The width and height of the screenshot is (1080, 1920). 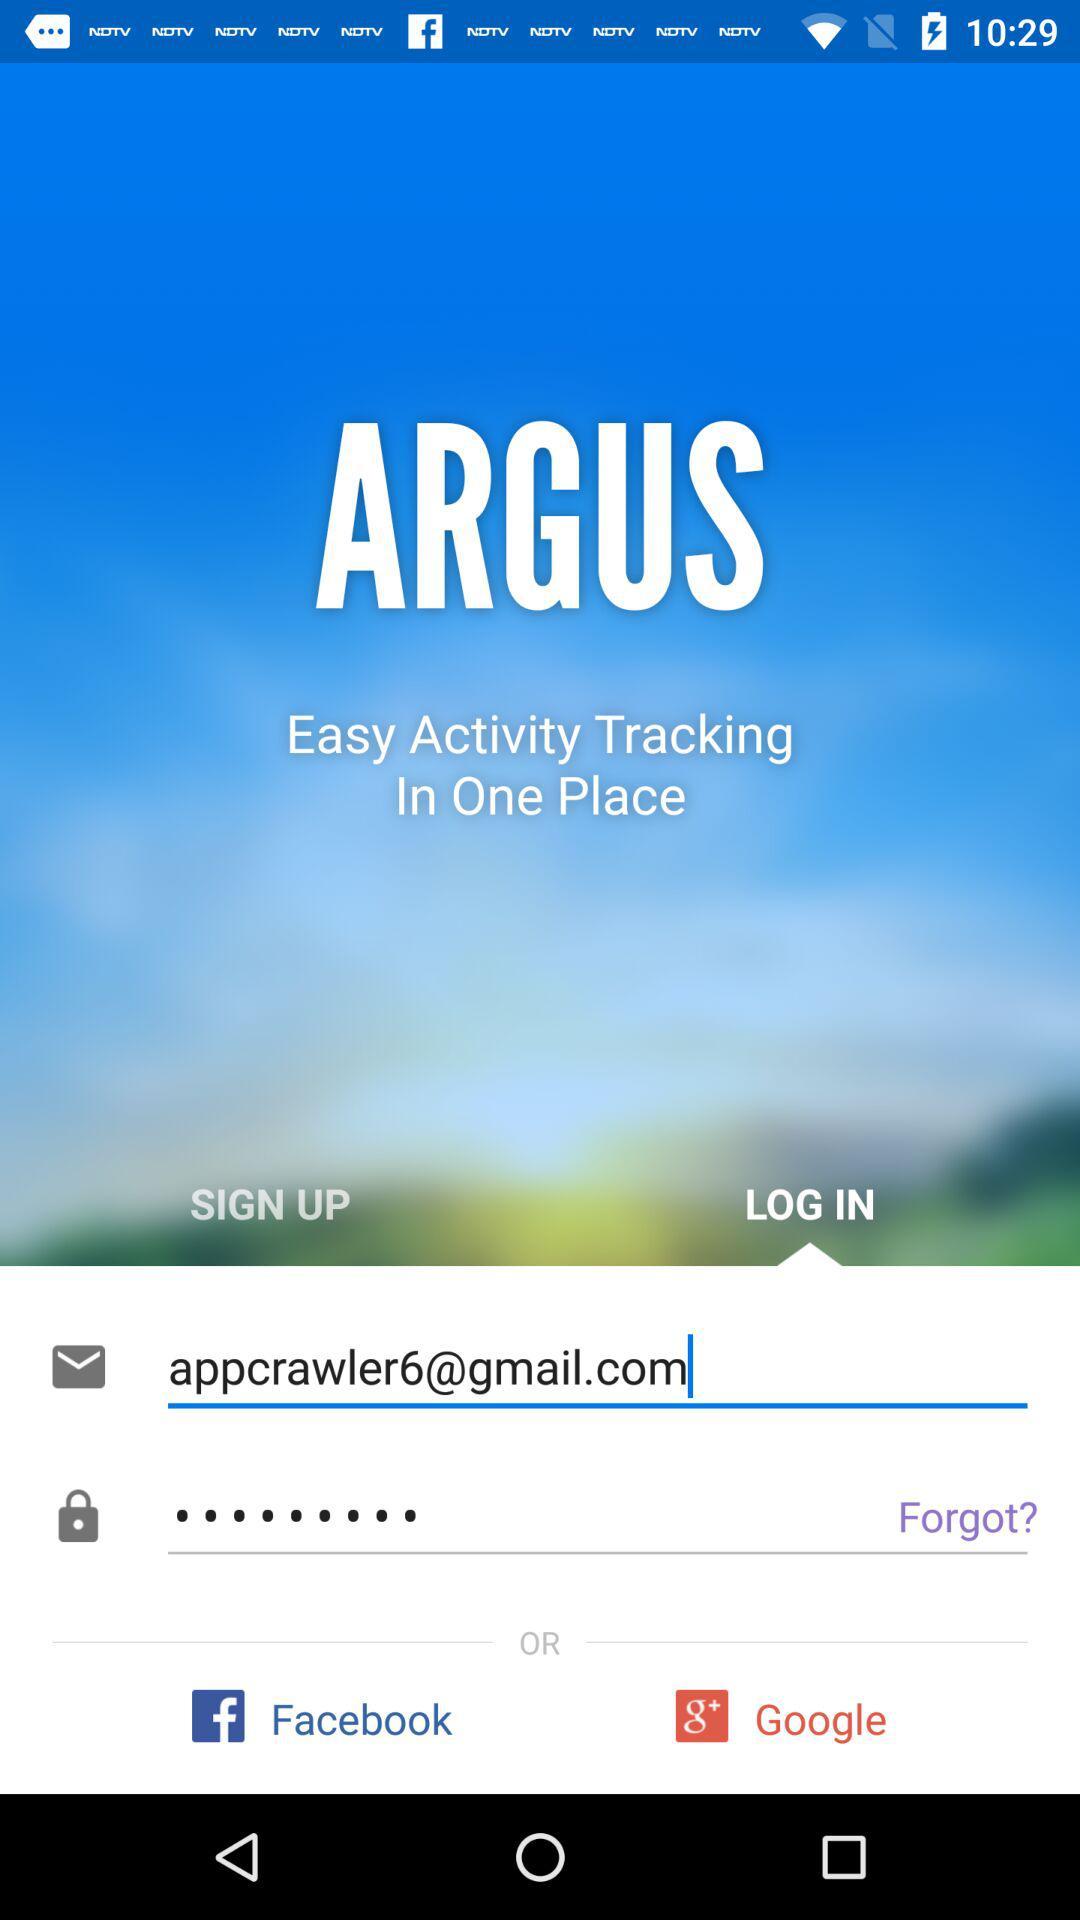 What do you see at coordinates (596, 1366) in the screenshot?
I see `icon above the forgot?` at bounding box center [596, 1366].